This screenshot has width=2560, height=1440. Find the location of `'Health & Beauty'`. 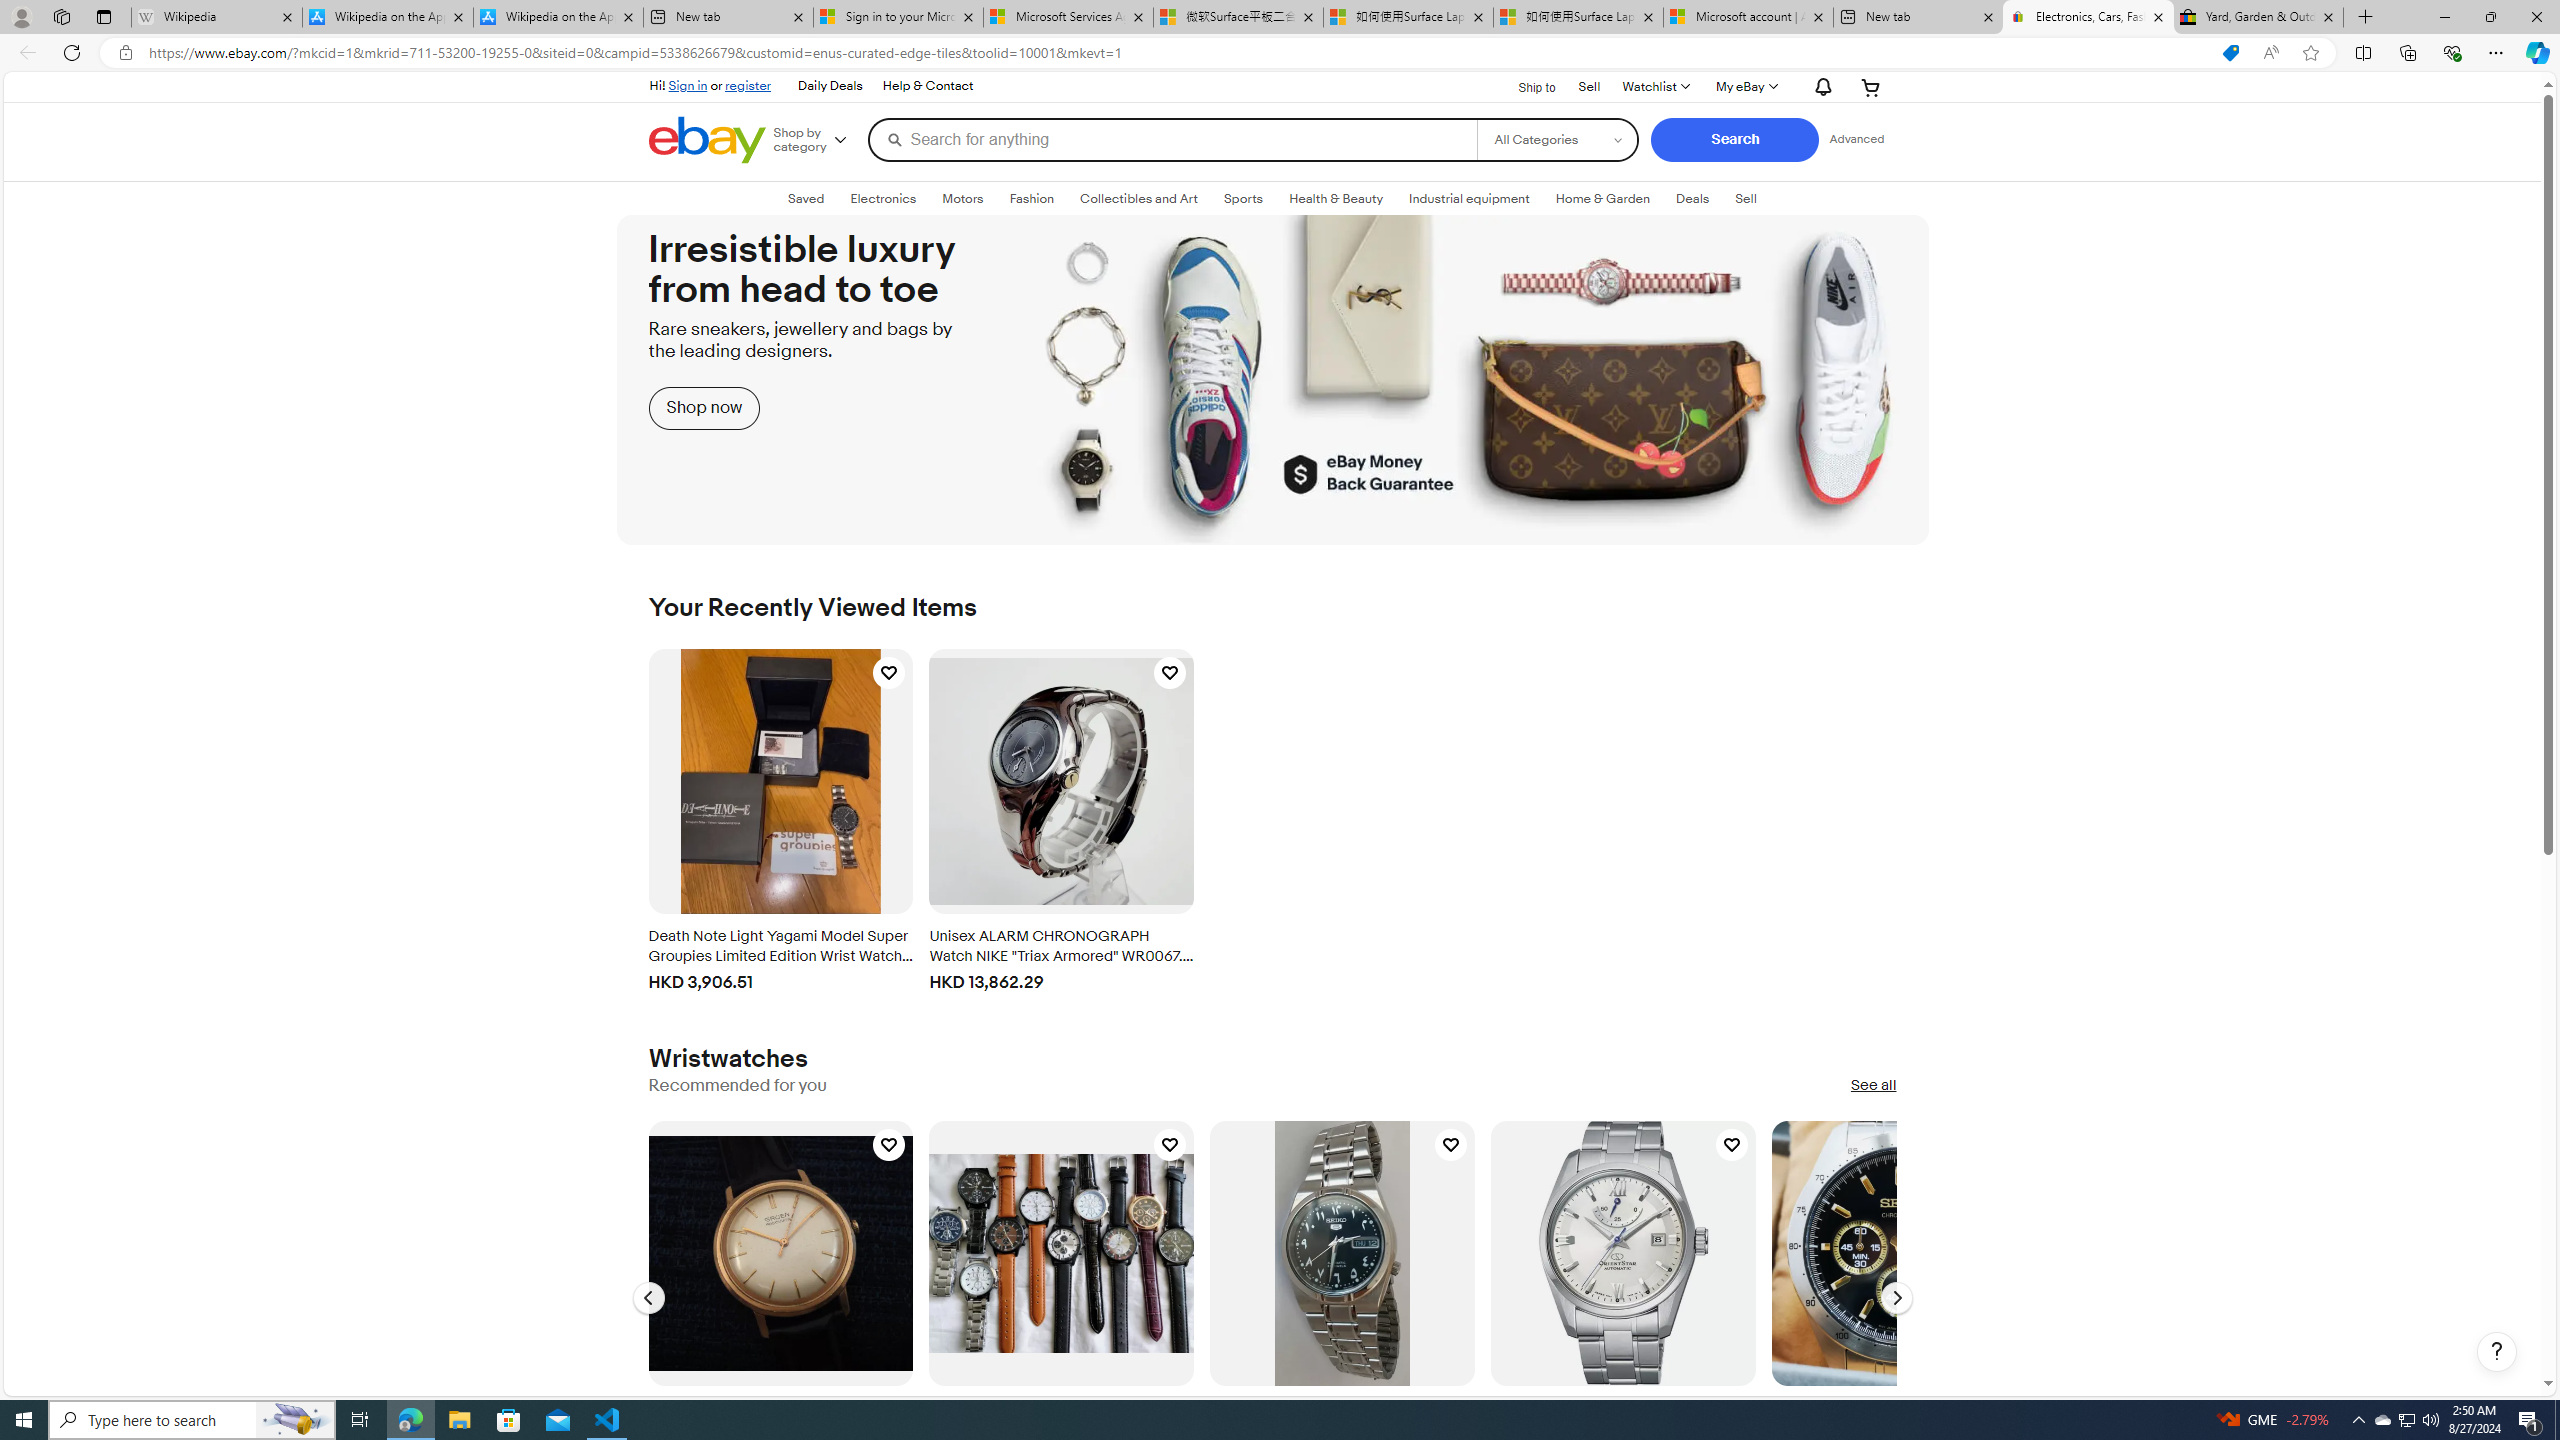

'Health & Beauty' is located at coordinates (1337, 199).